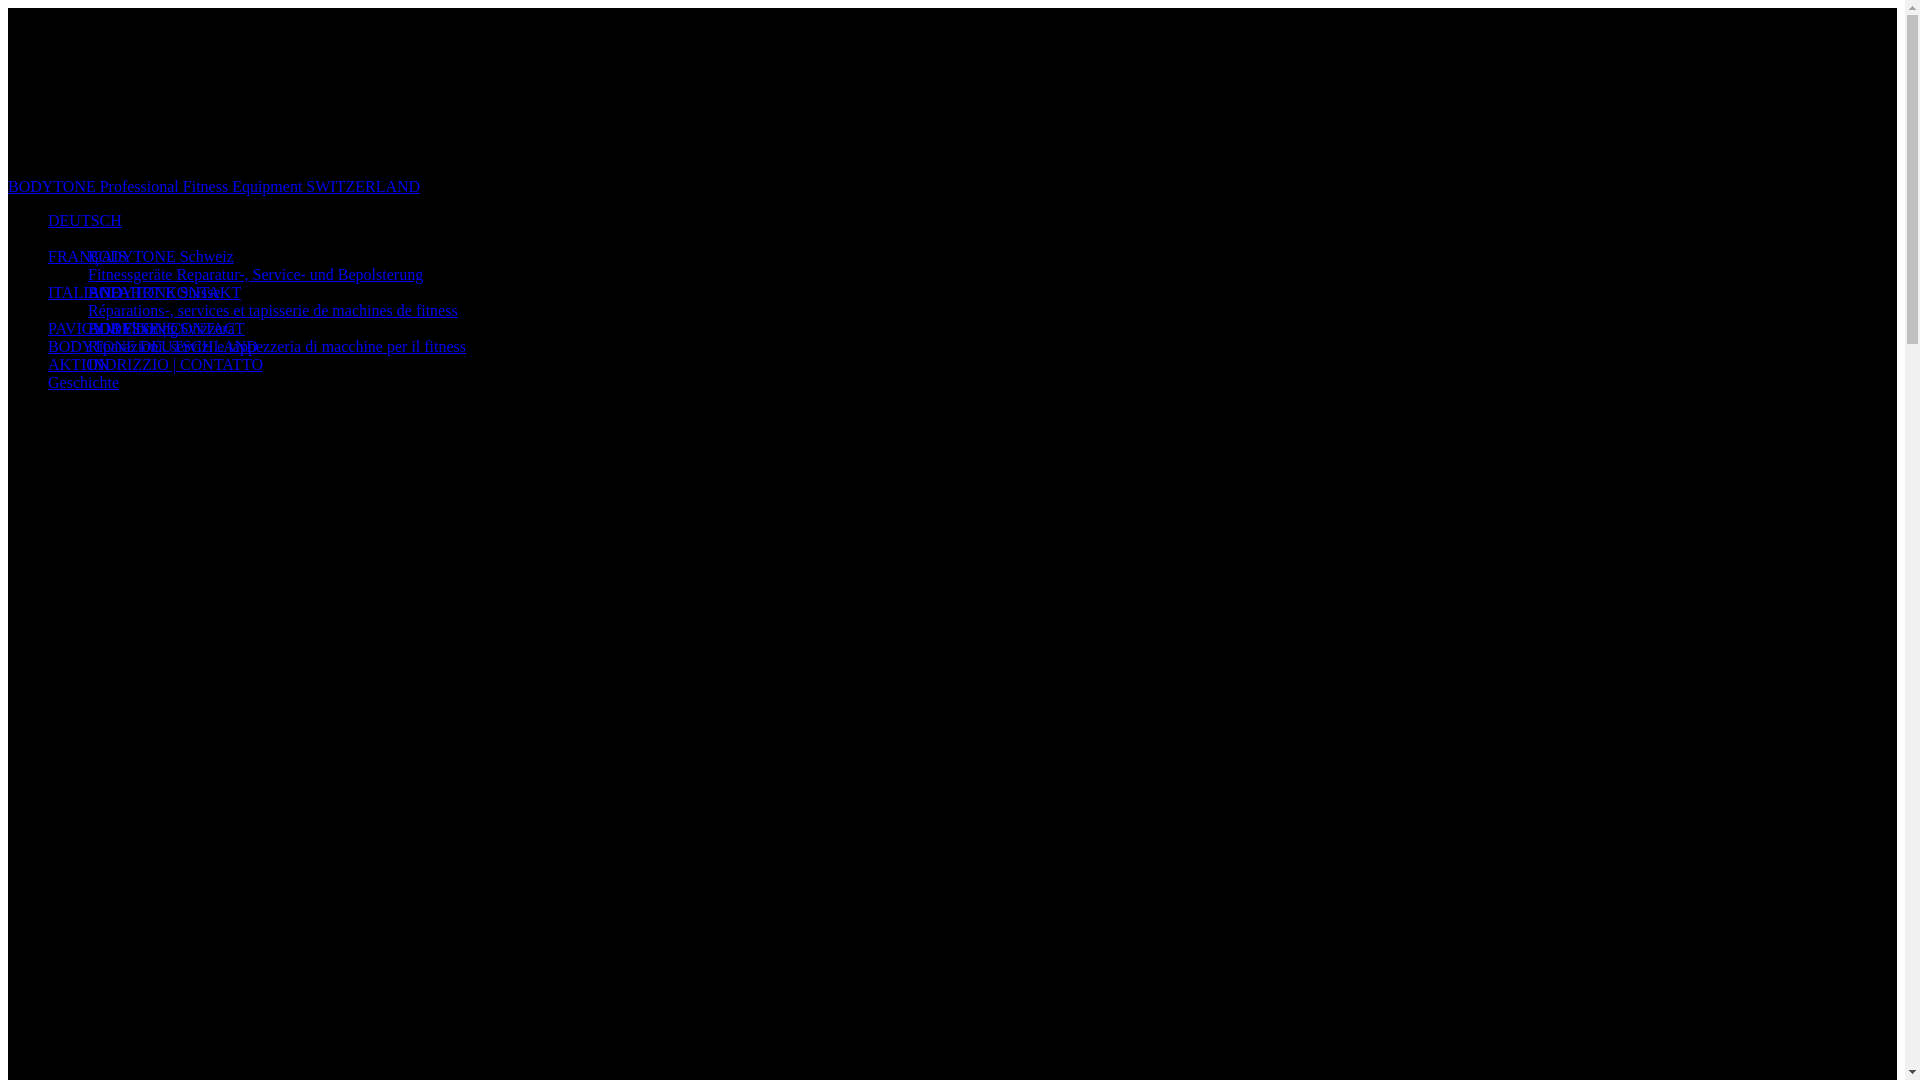 This screenshot has width=1920, height=1080. What do you see at coordinates (161, 255) in the screenshot?
I see `'BODYTONE Schweiz'` at bounding box center [161, 255].